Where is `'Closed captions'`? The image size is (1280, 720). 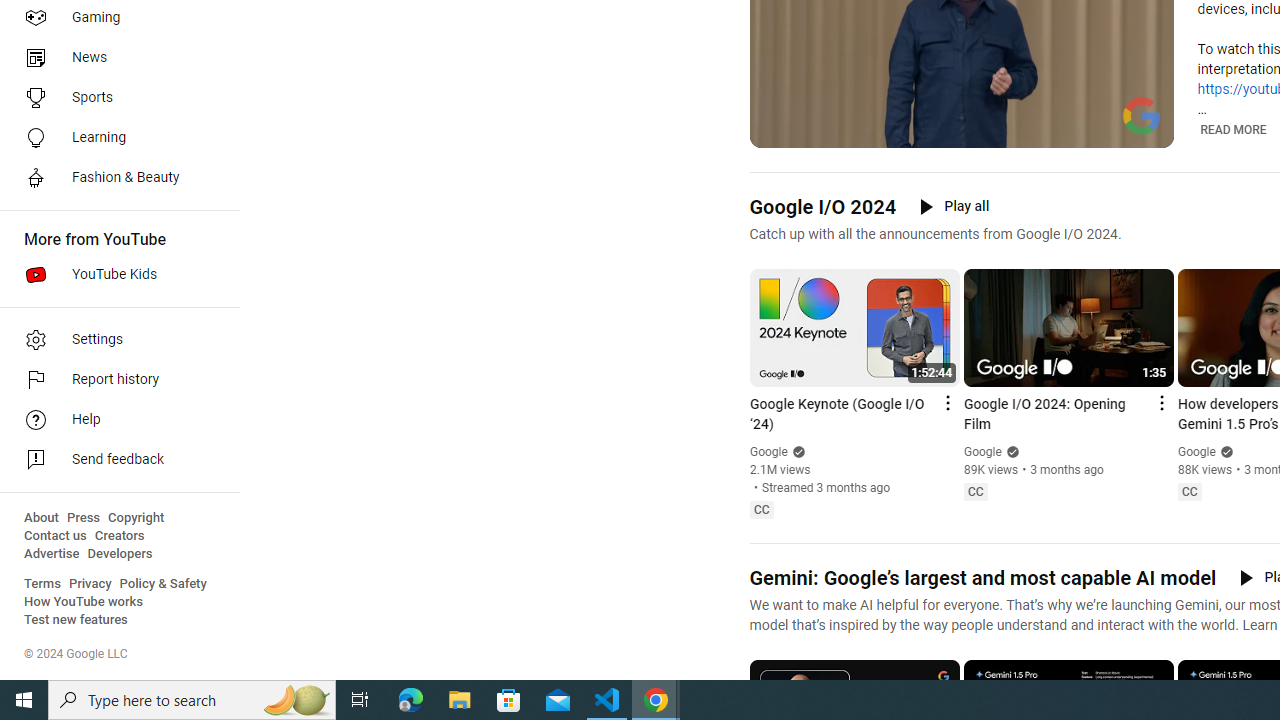
'Closed captions' is located at coordinates (1189, 492).